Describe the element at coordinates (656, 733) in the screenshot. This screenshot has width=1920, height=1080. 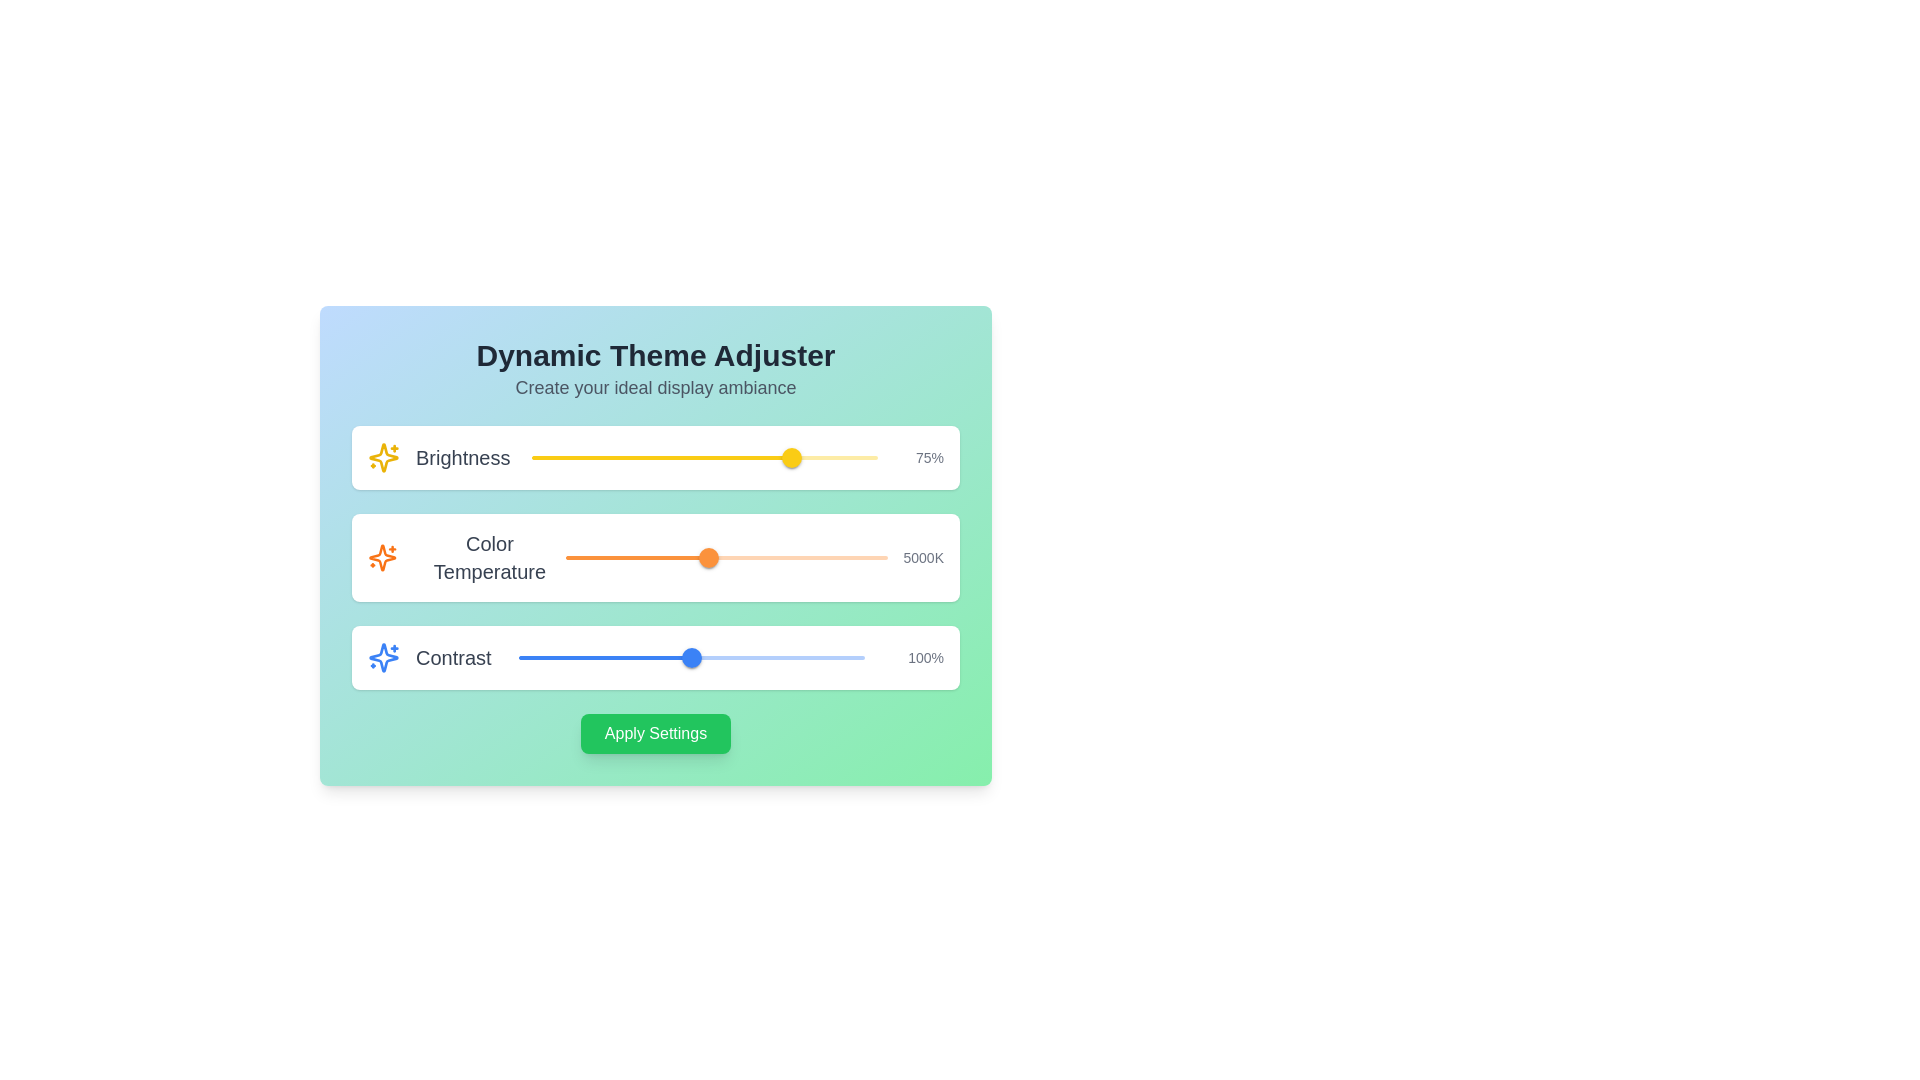
I see `the confirm button` at that location.